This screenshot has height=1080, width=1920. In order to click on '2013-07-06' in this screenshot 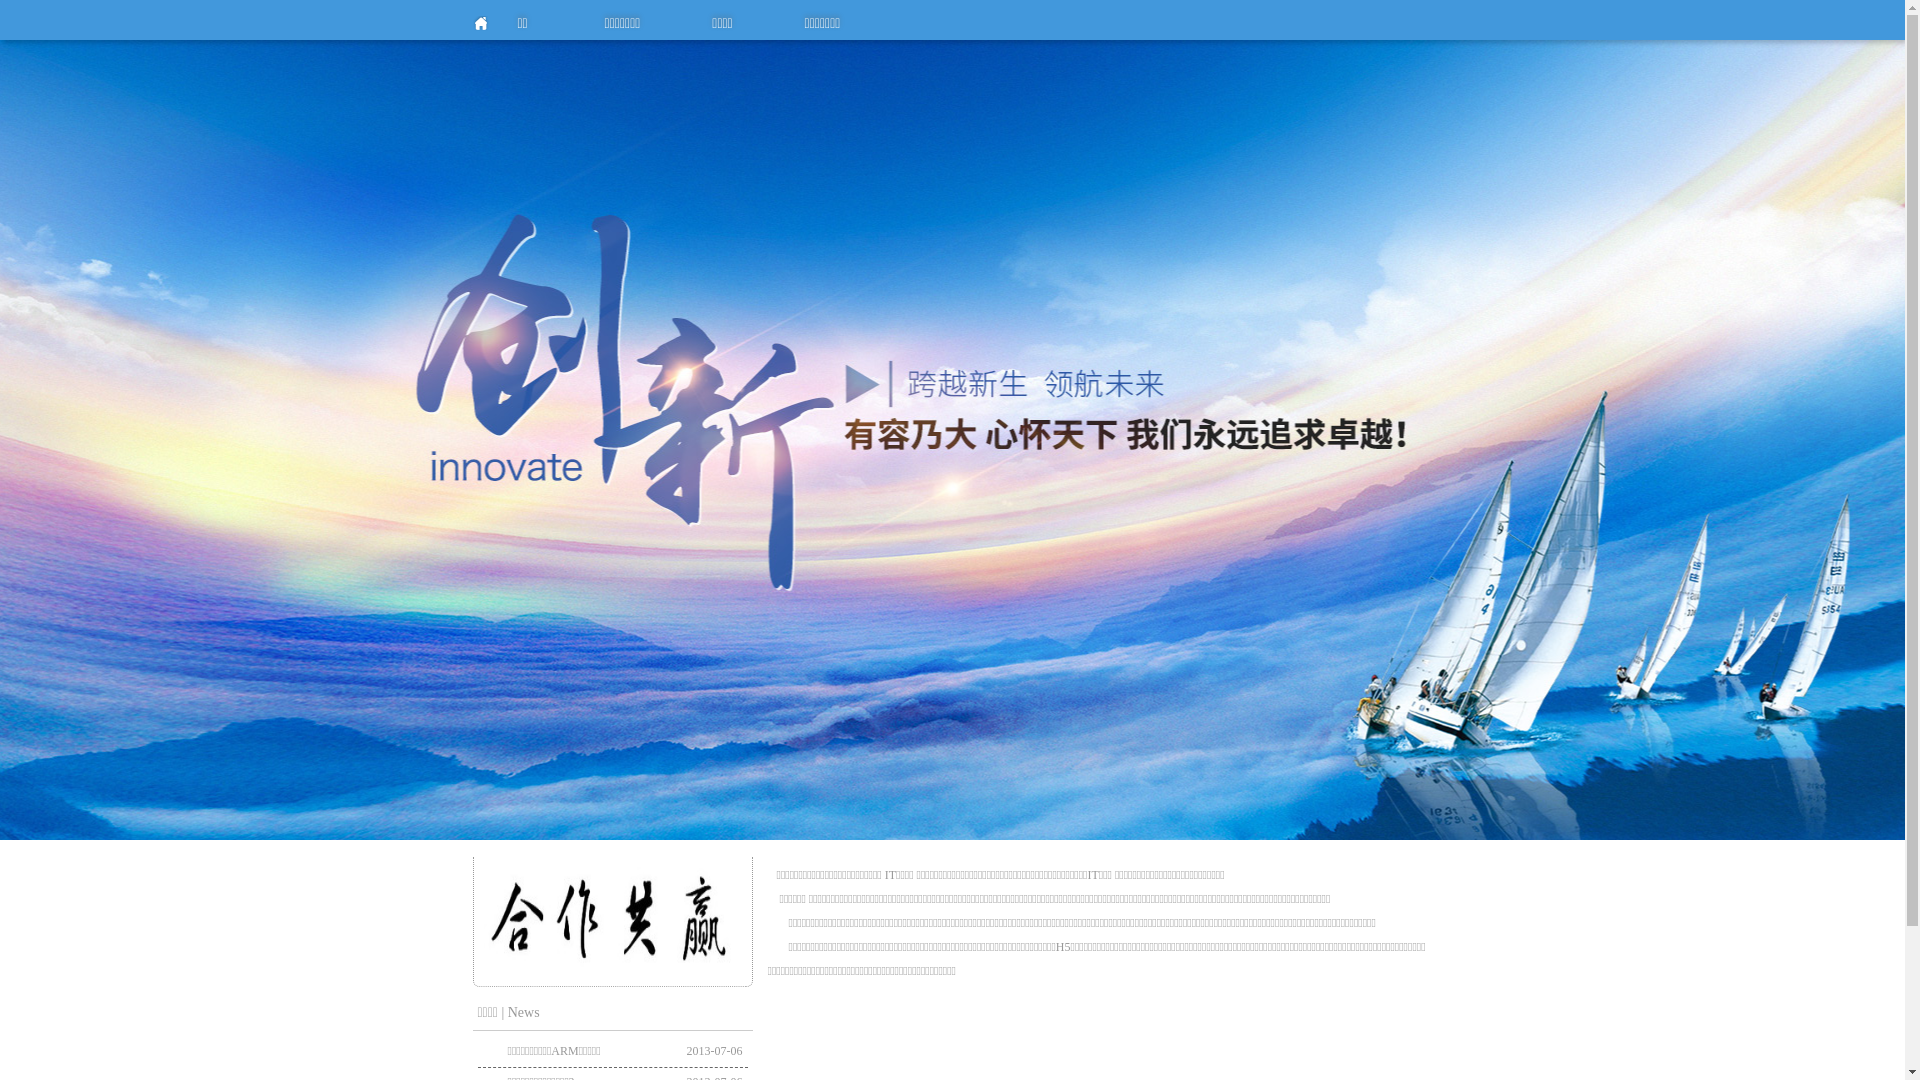, I will do `click(686, 1050)`.